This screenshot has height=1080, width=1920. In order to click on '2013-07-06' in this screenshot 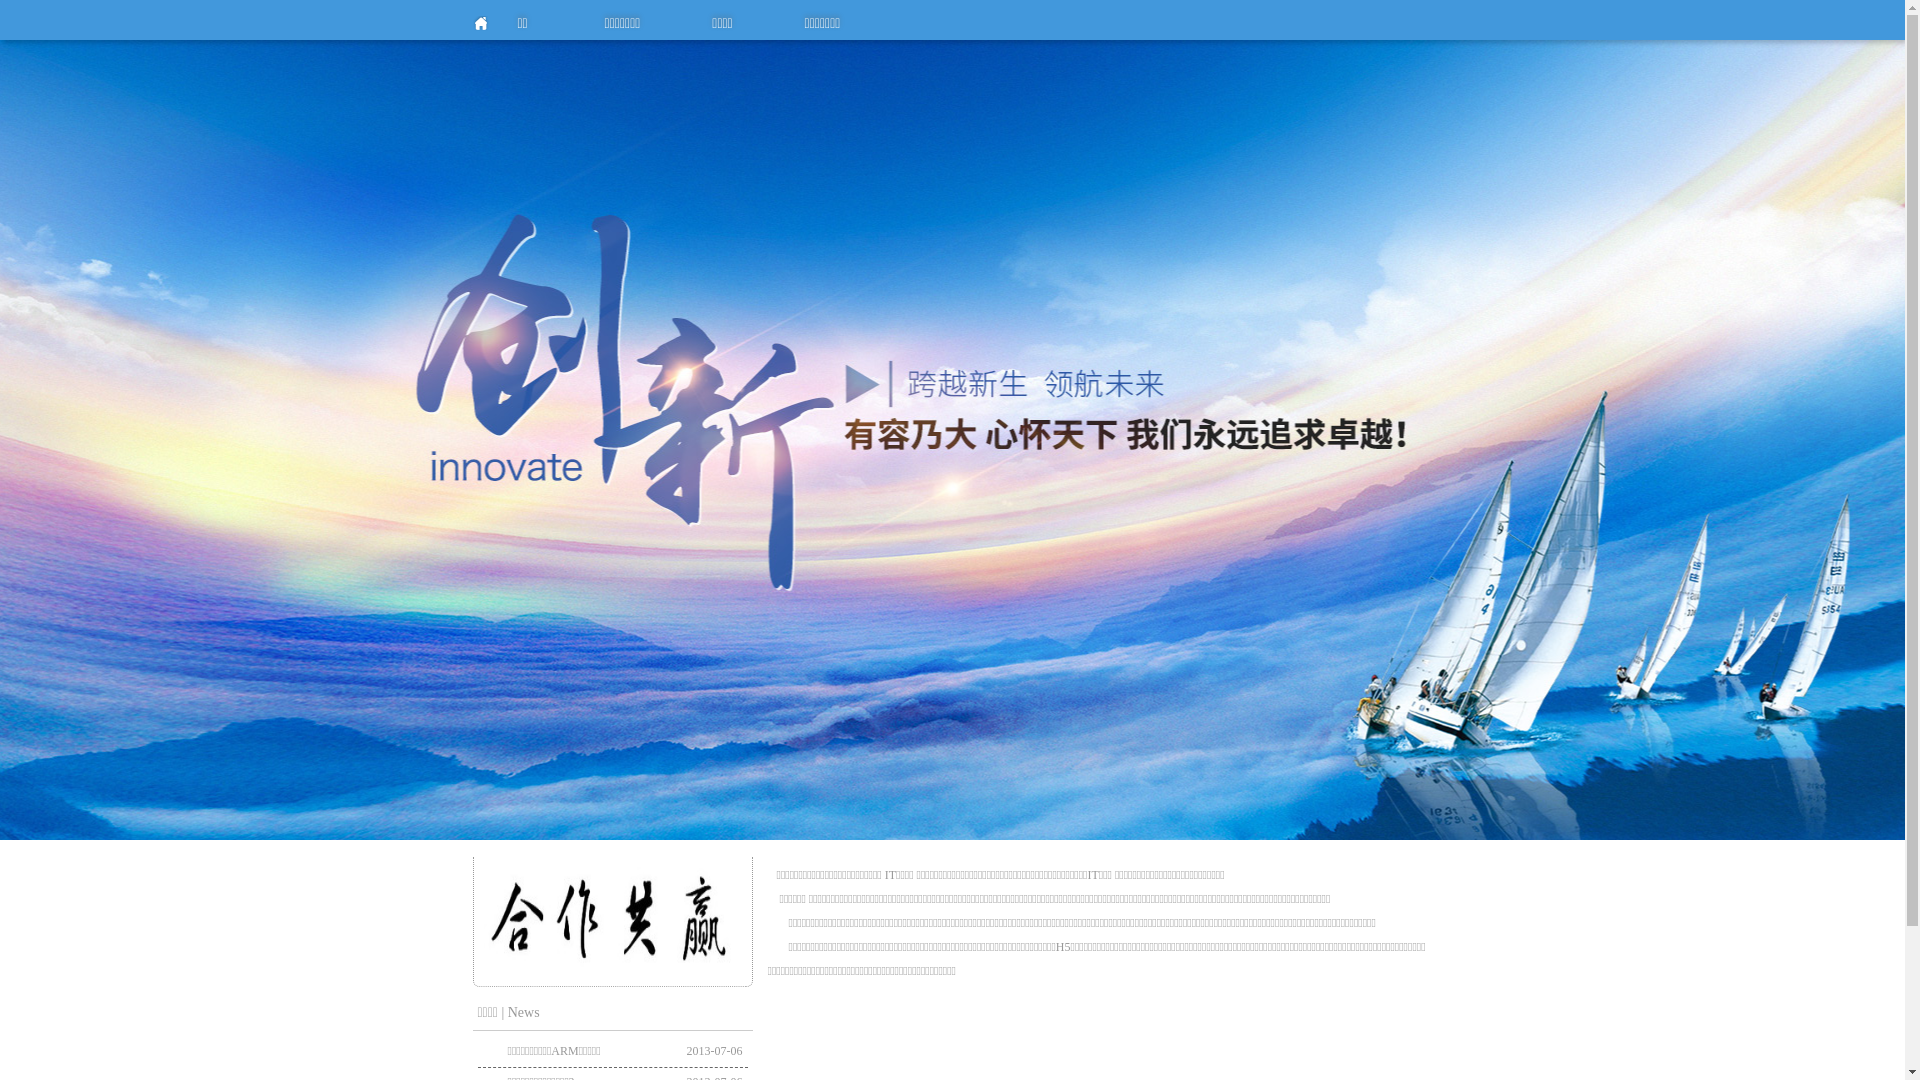, I will do `click(686, 1050)`.